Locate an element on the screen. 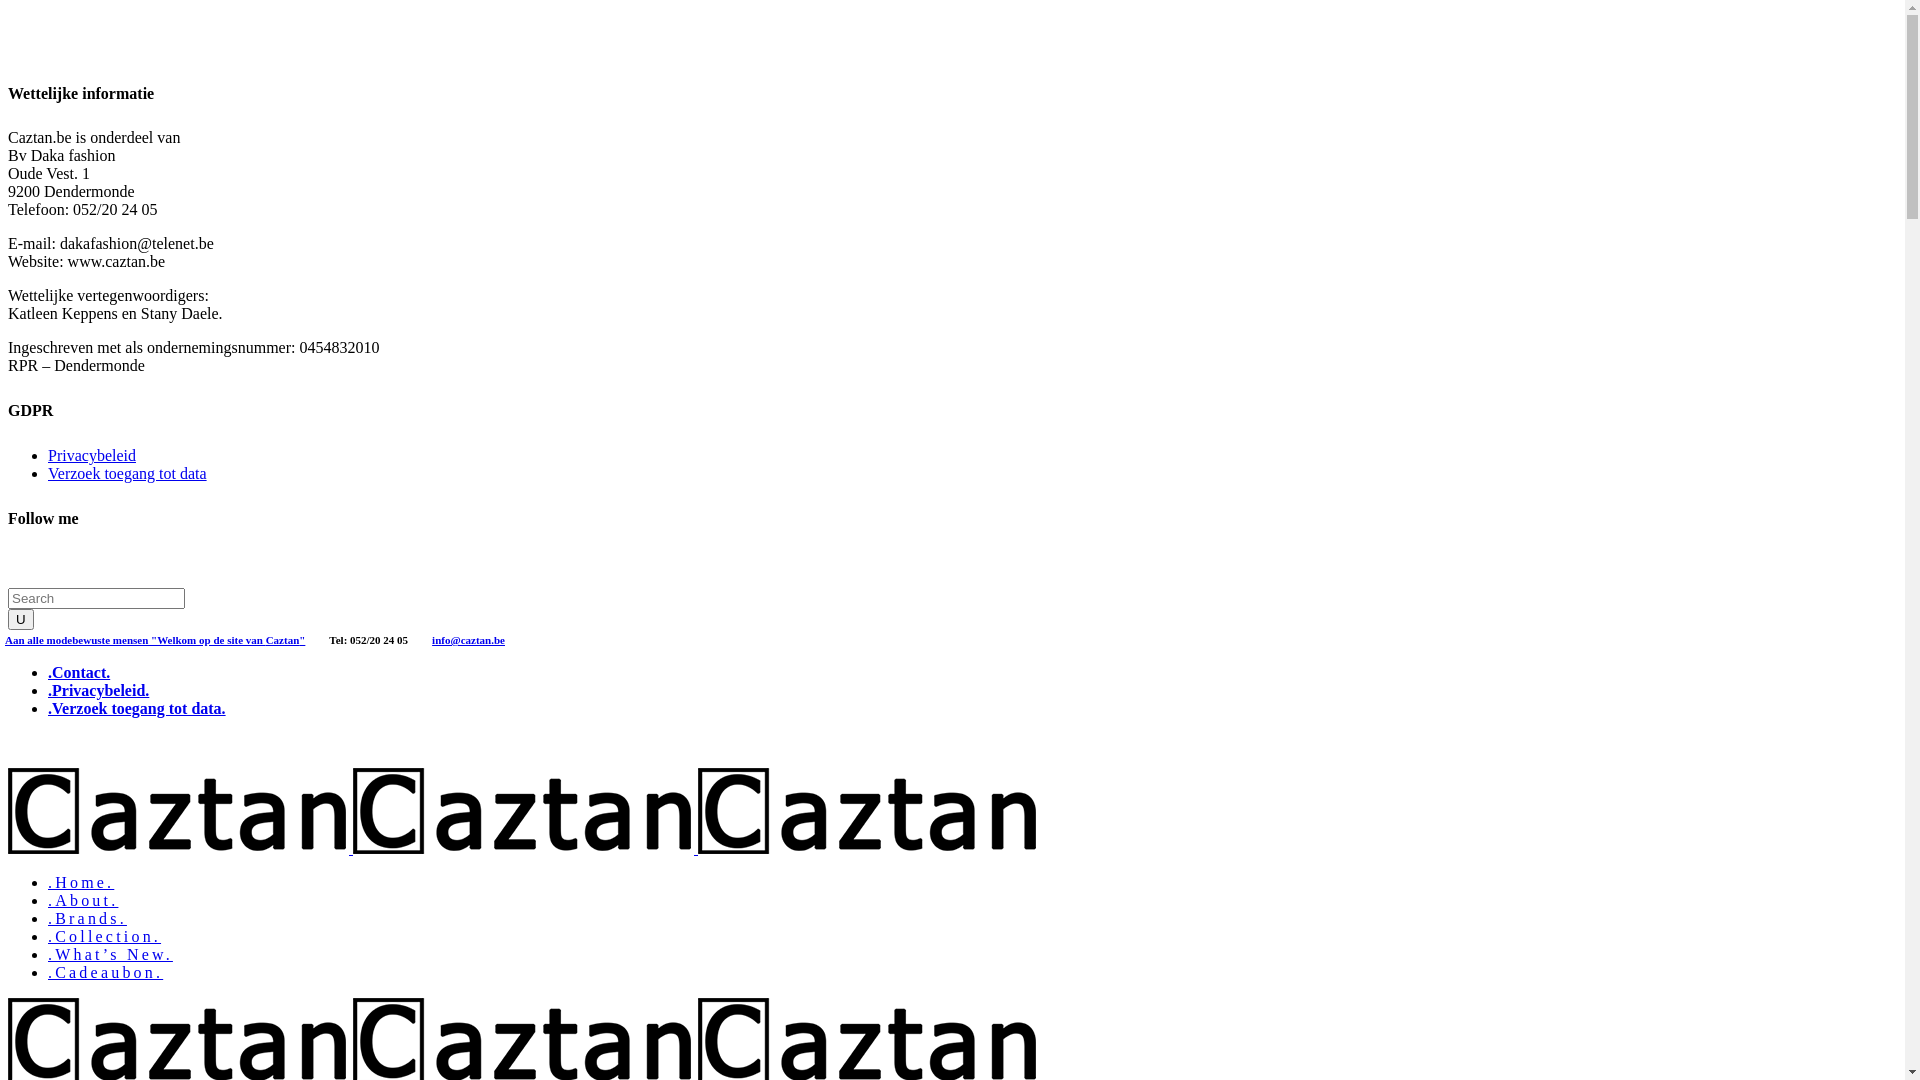 The image size is (1920, 1080). 'info@caztan.be' is located at coordinates (431, 638).